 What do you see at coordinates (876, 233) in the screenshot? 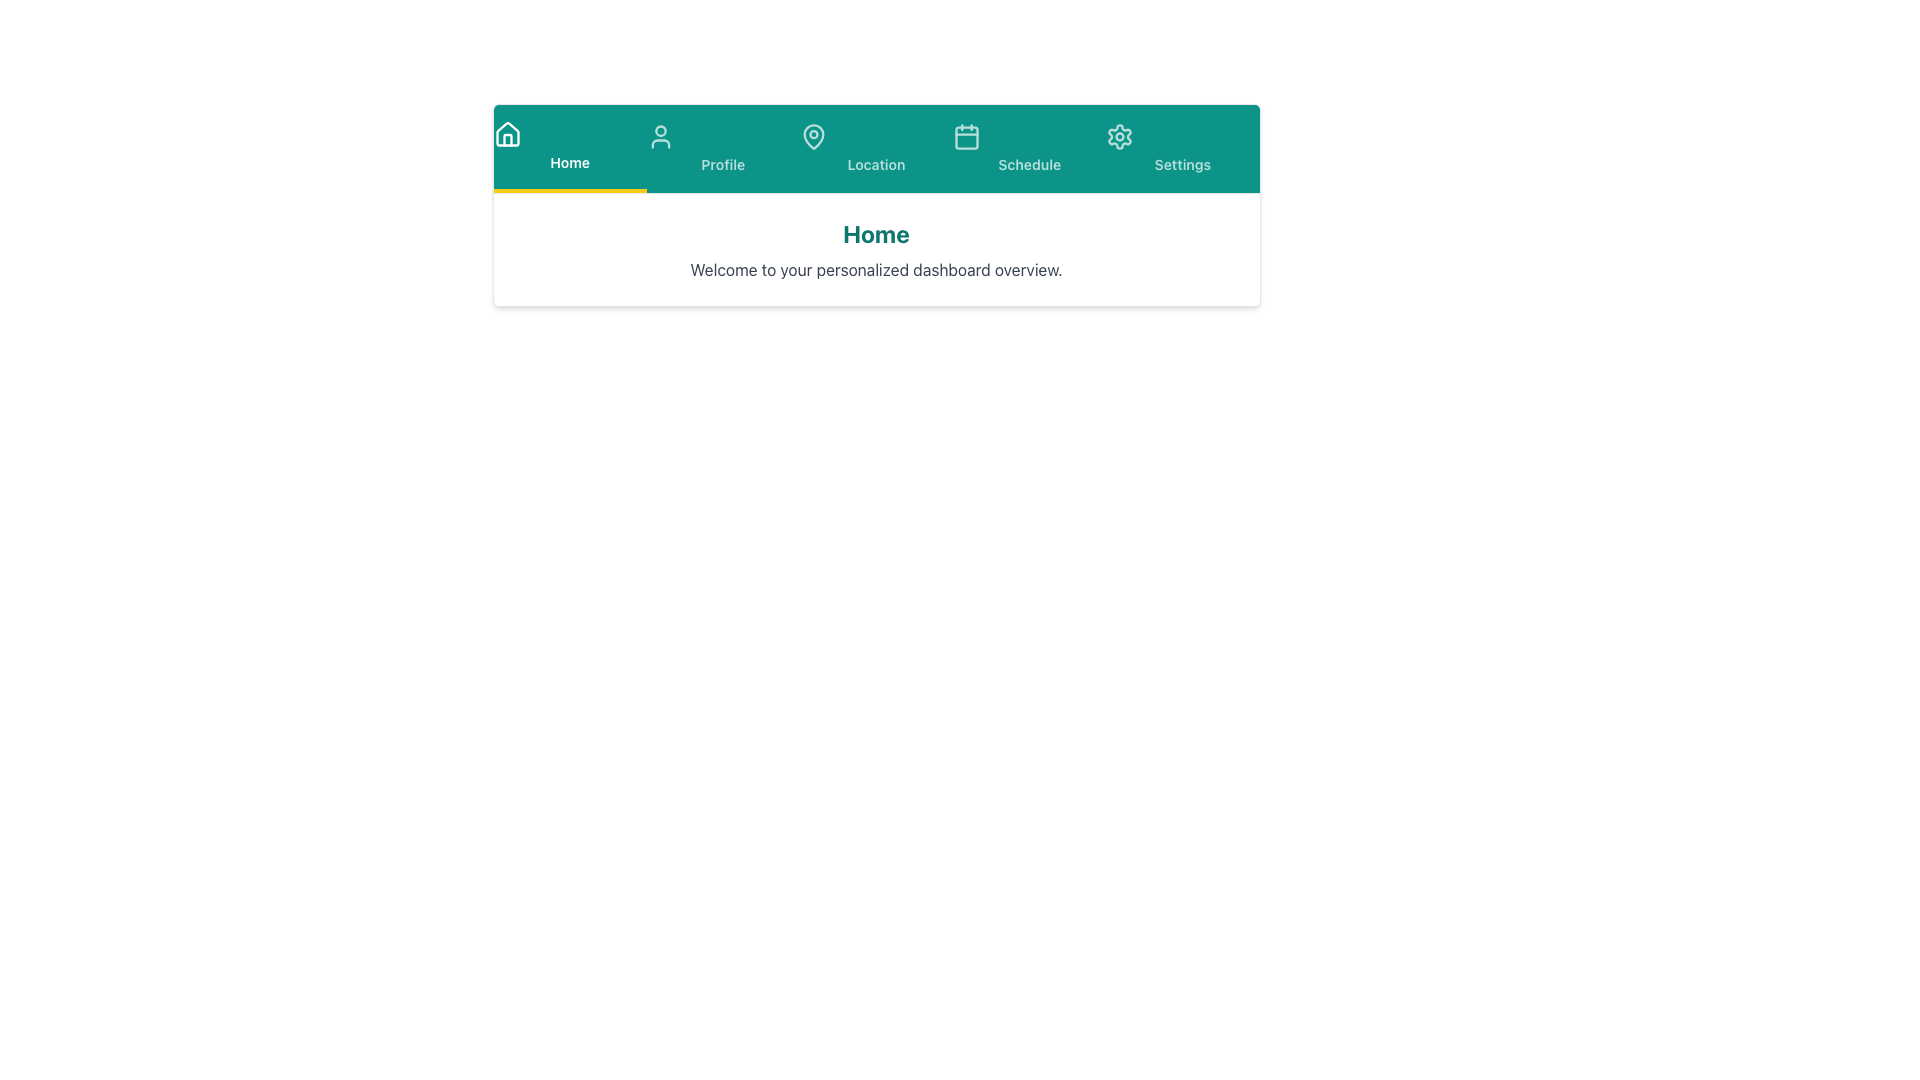
I see `text label that serves as the title or header, indicating the current active section or page within the interface, located above the secondary text line` at bounding box center [876, 233].